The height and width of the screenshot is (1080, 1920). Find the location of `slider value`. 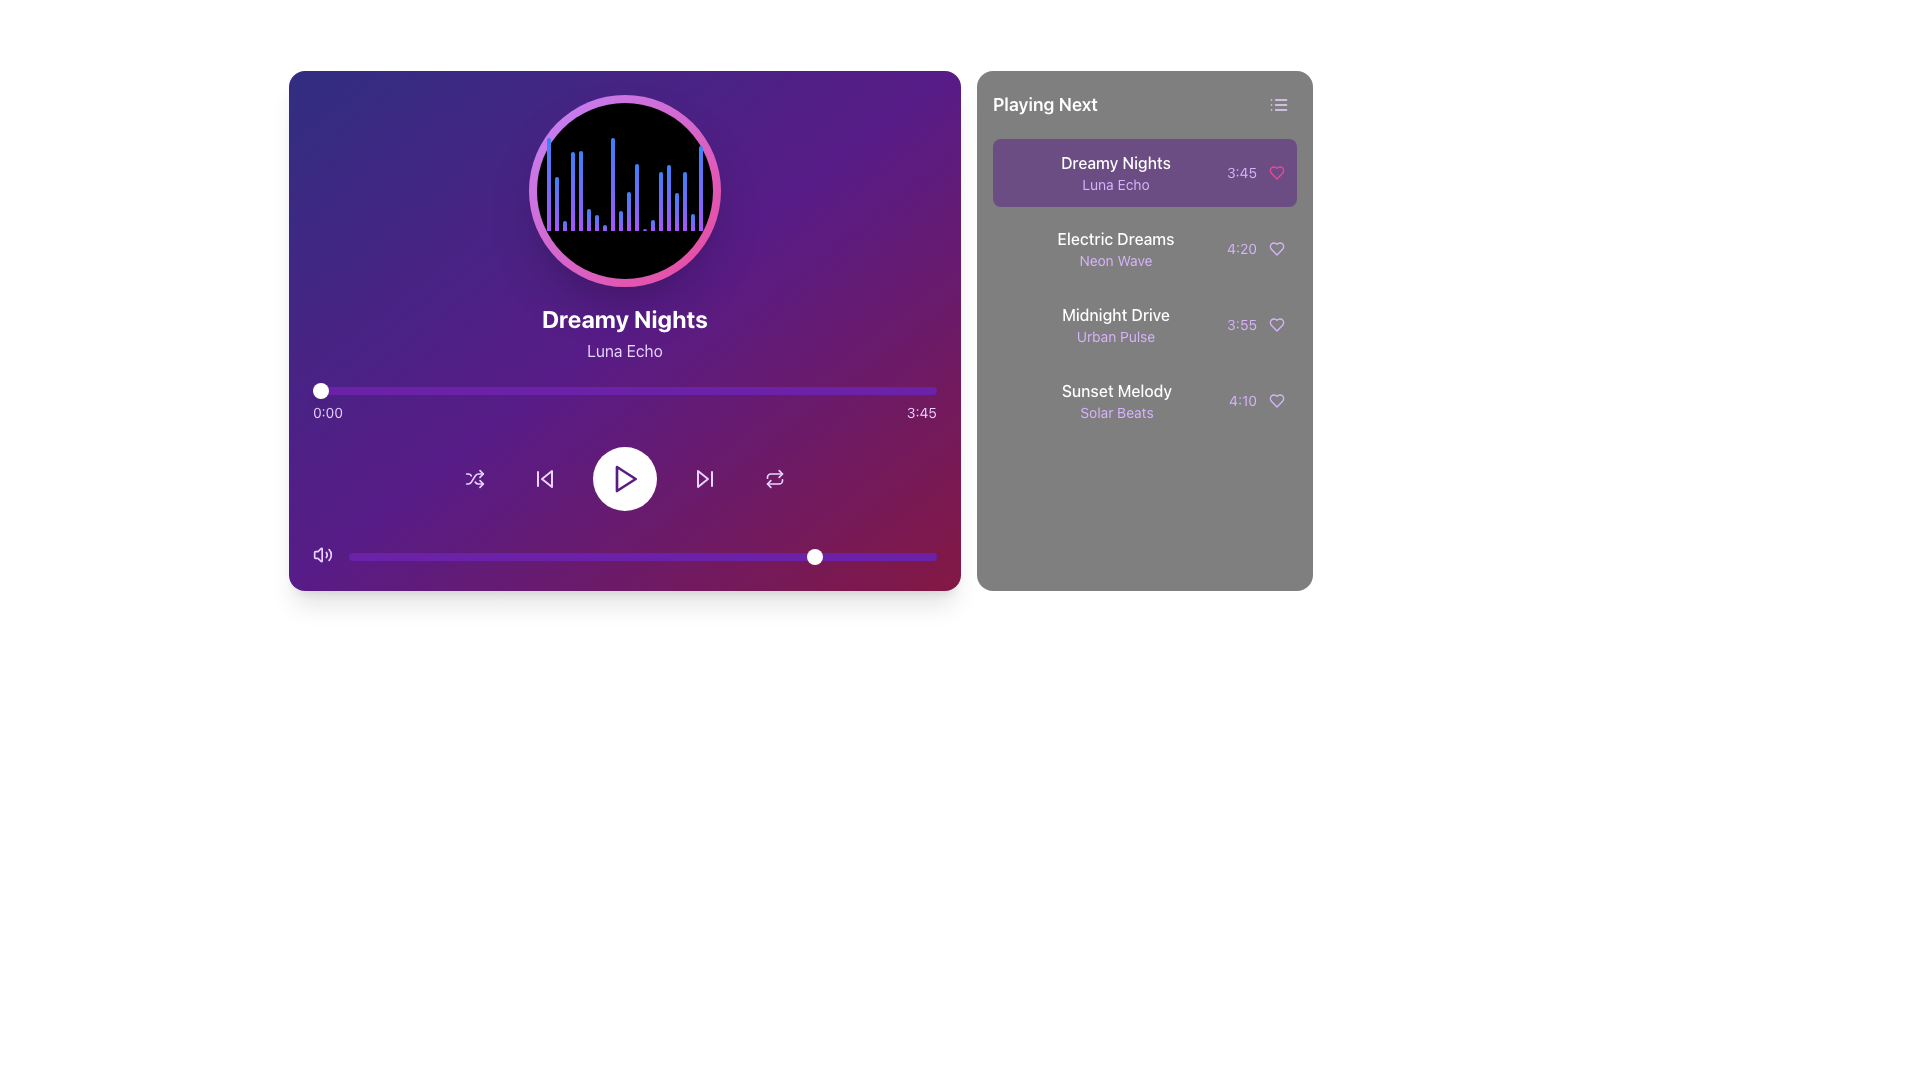

slider value is located at coordinates (635, 556).